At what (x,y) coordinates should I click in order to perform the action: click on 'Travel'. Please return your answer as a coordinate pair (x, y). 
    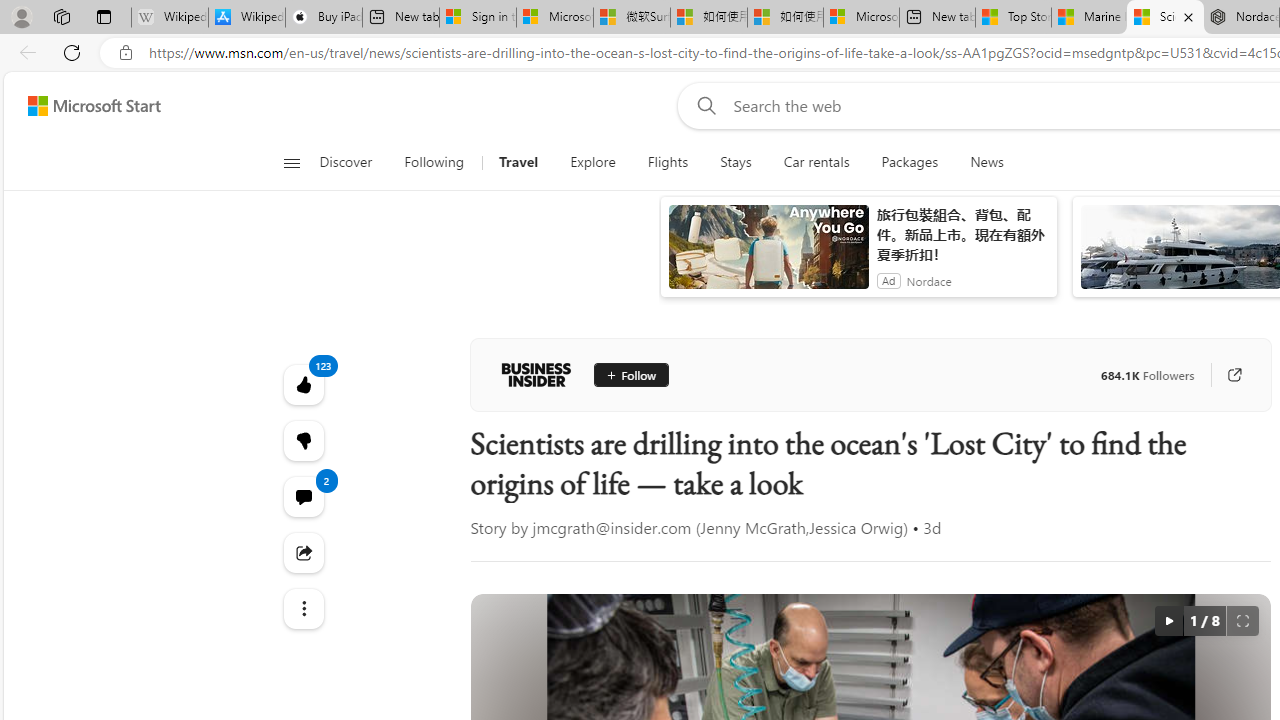
    Looking at the image, I should click on (519, 162).